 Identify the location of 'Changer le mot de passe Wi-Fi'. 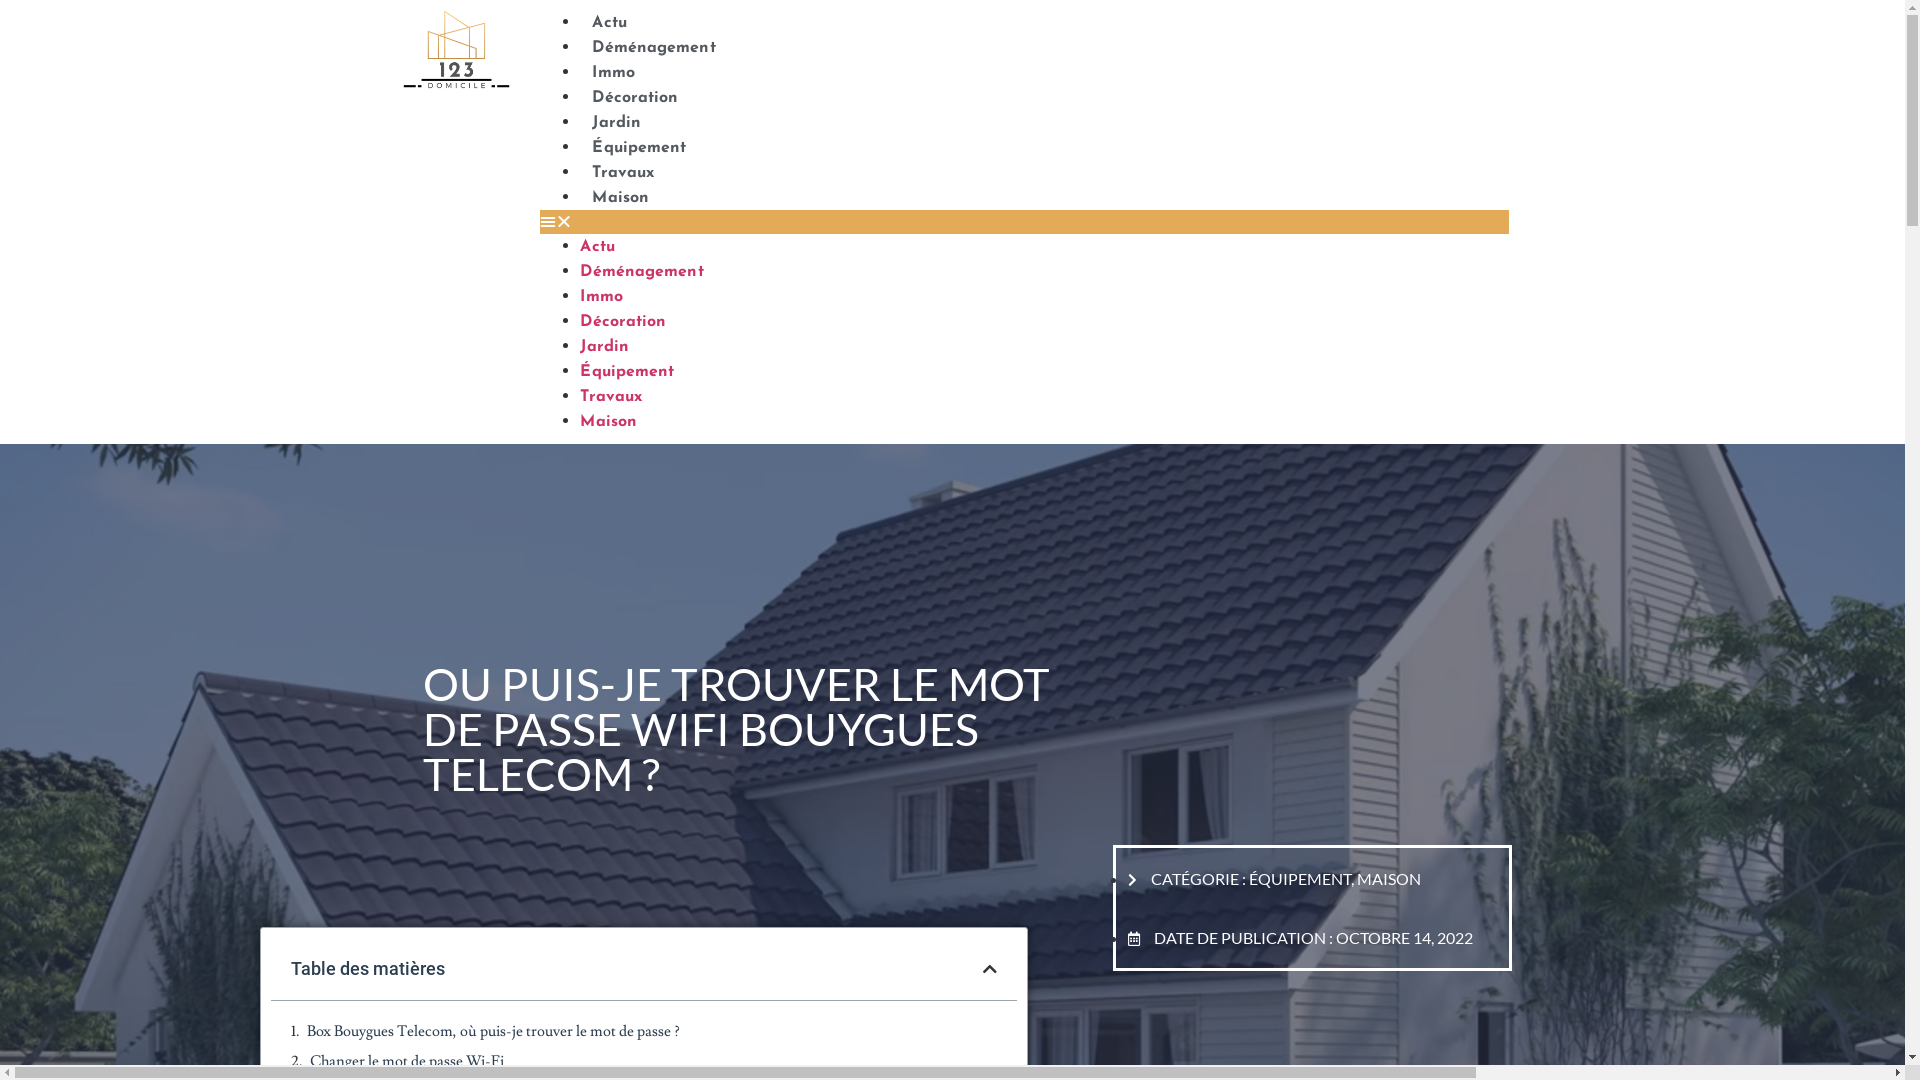
(406, 1061).